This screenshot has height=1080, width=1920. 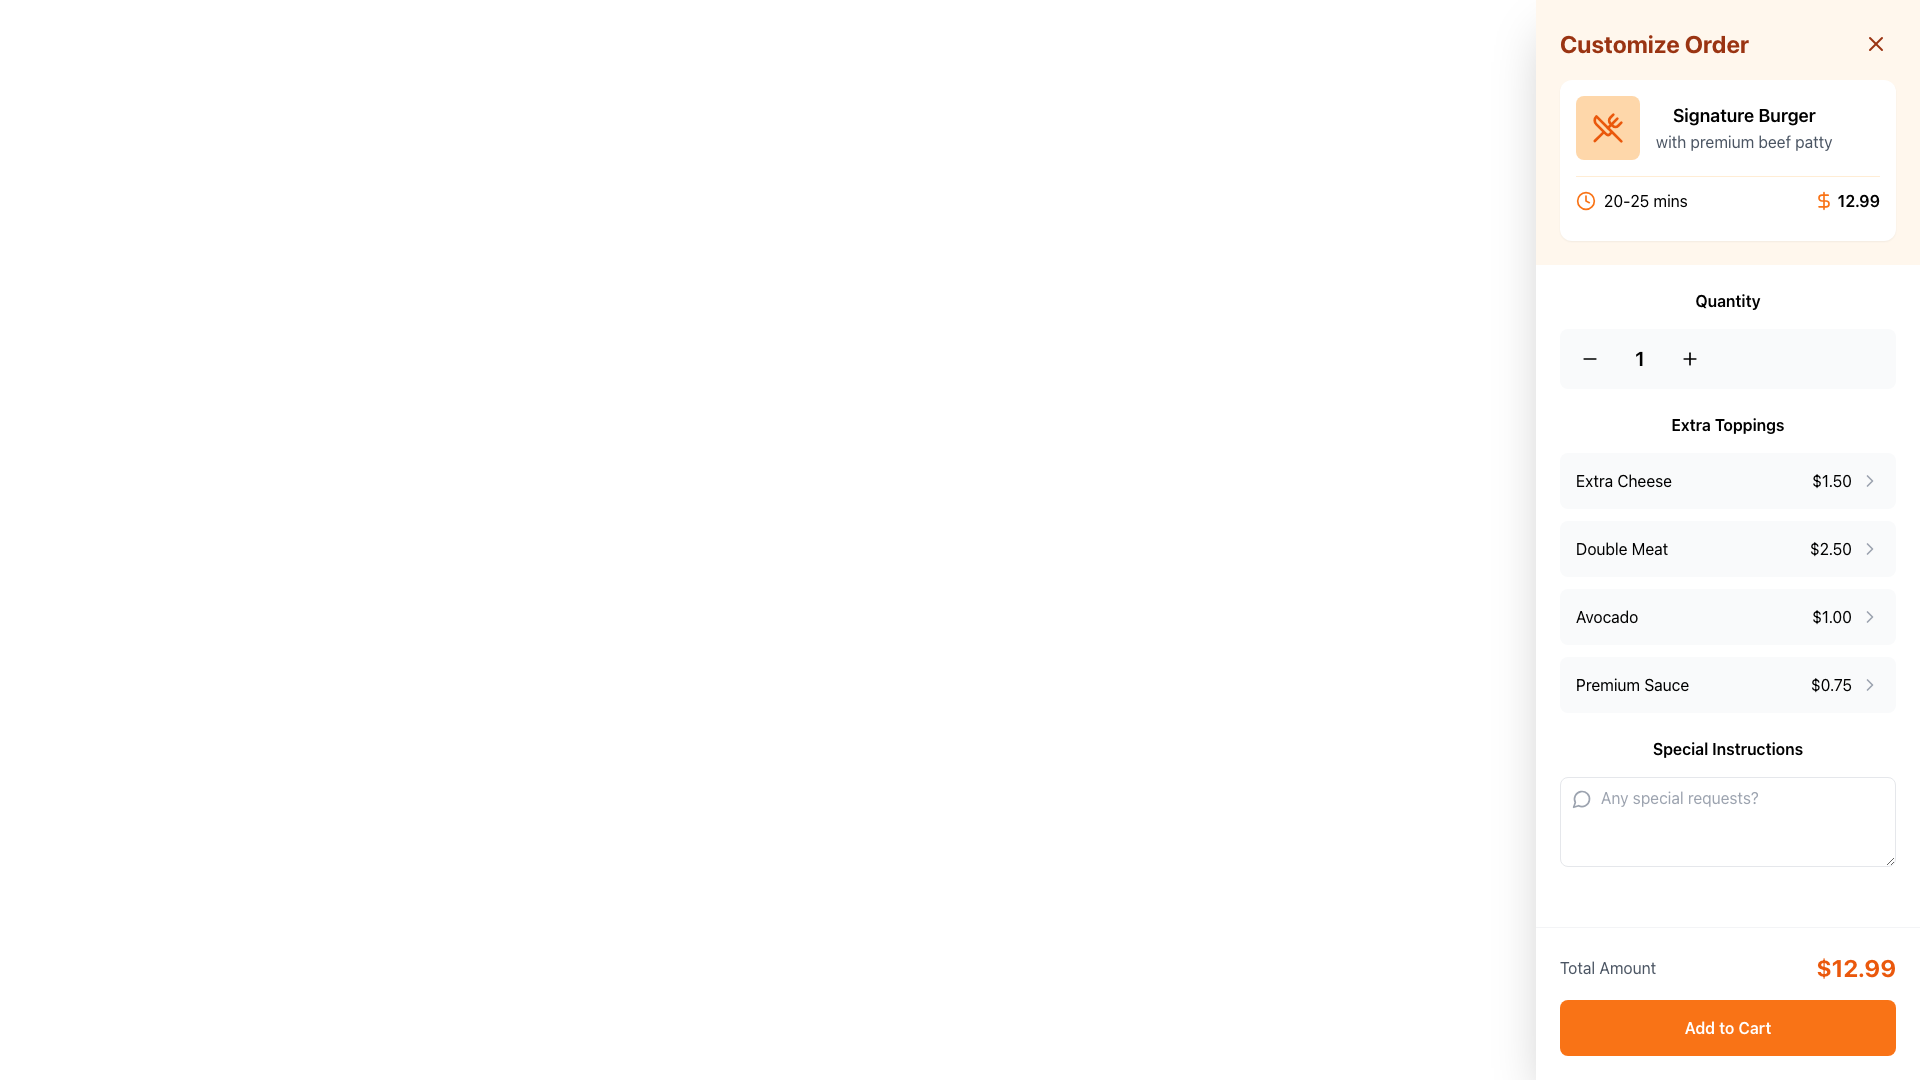 What do you see at coordinates (1845, 481) in the screenshot?
I see `the text element displaying '$1.50' with an adjacent right-pointing chevron icon, located in the 'Extra Toppings' section` at bounding box center [1845, 481].